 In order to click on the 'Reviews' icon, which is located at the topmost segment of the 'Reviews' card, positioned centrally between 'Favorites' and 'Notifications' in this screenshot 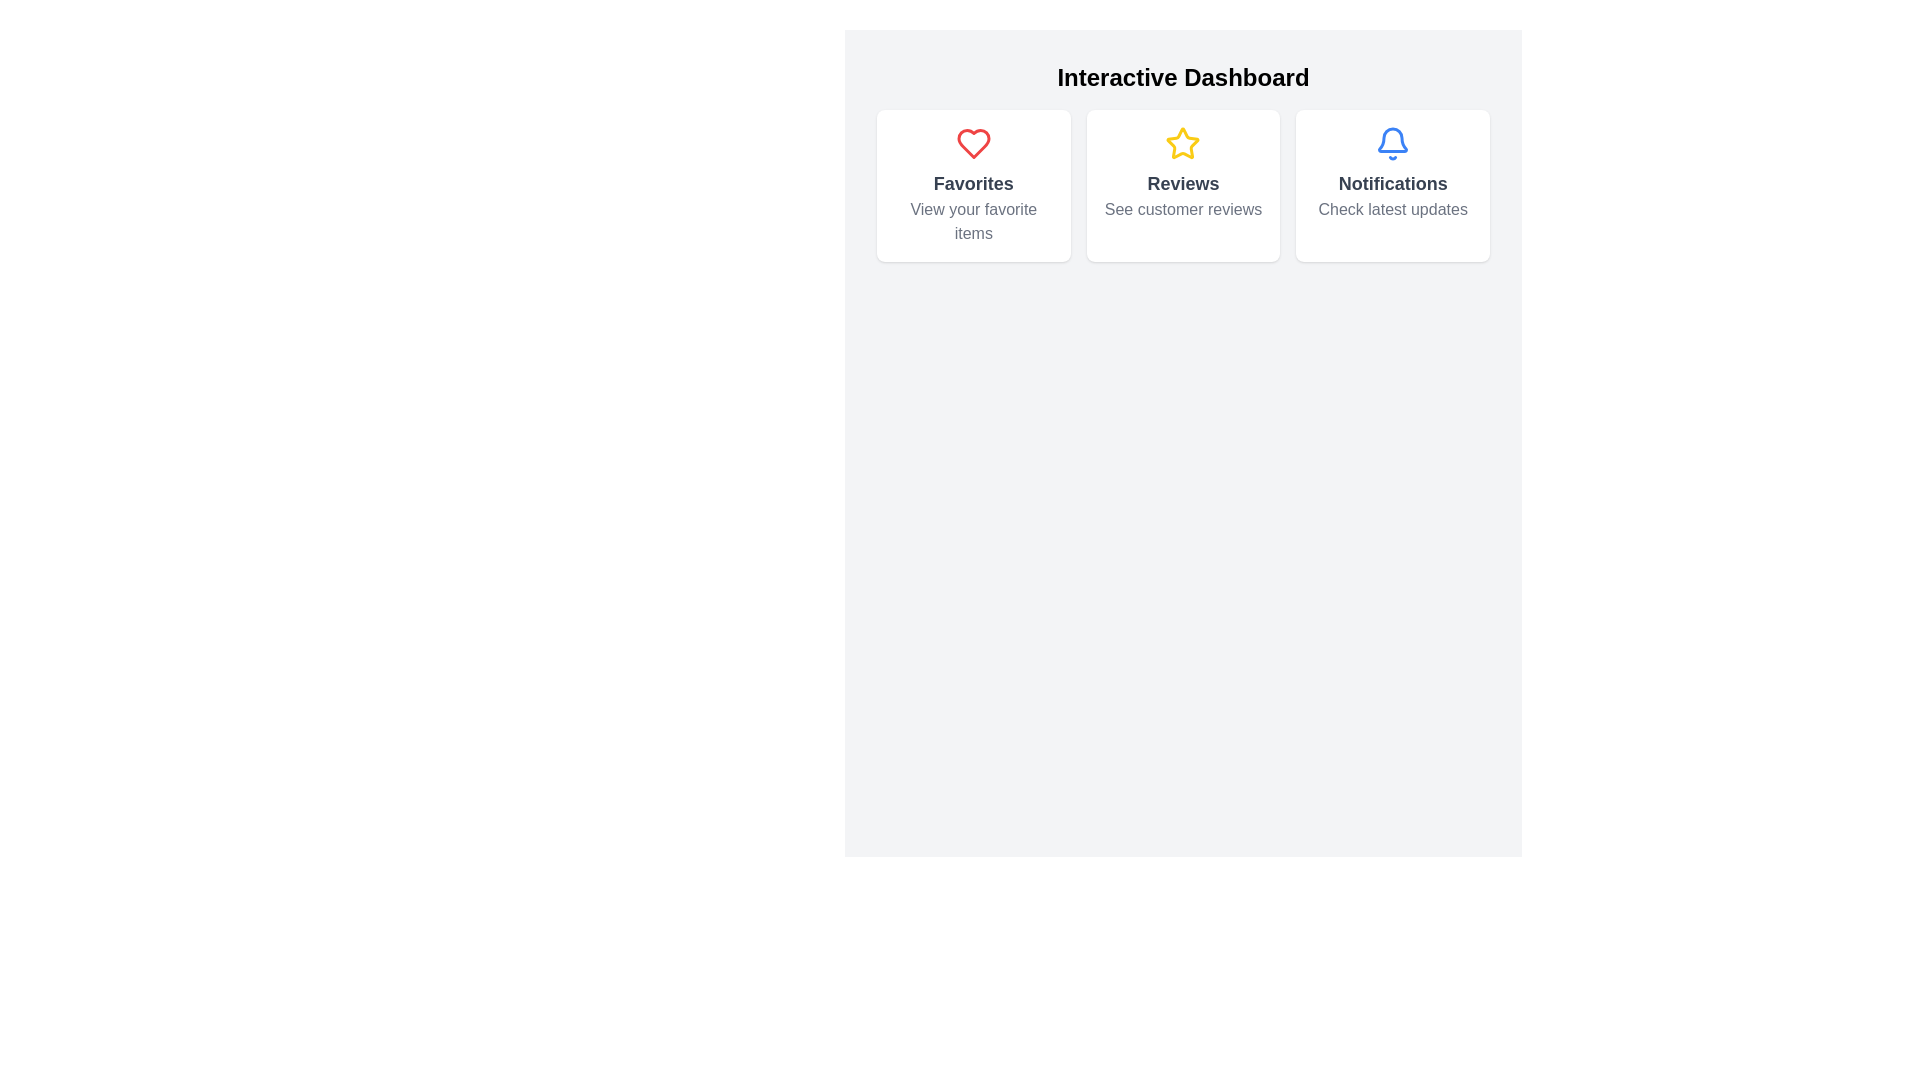, I will do `click(1183, 142)`.